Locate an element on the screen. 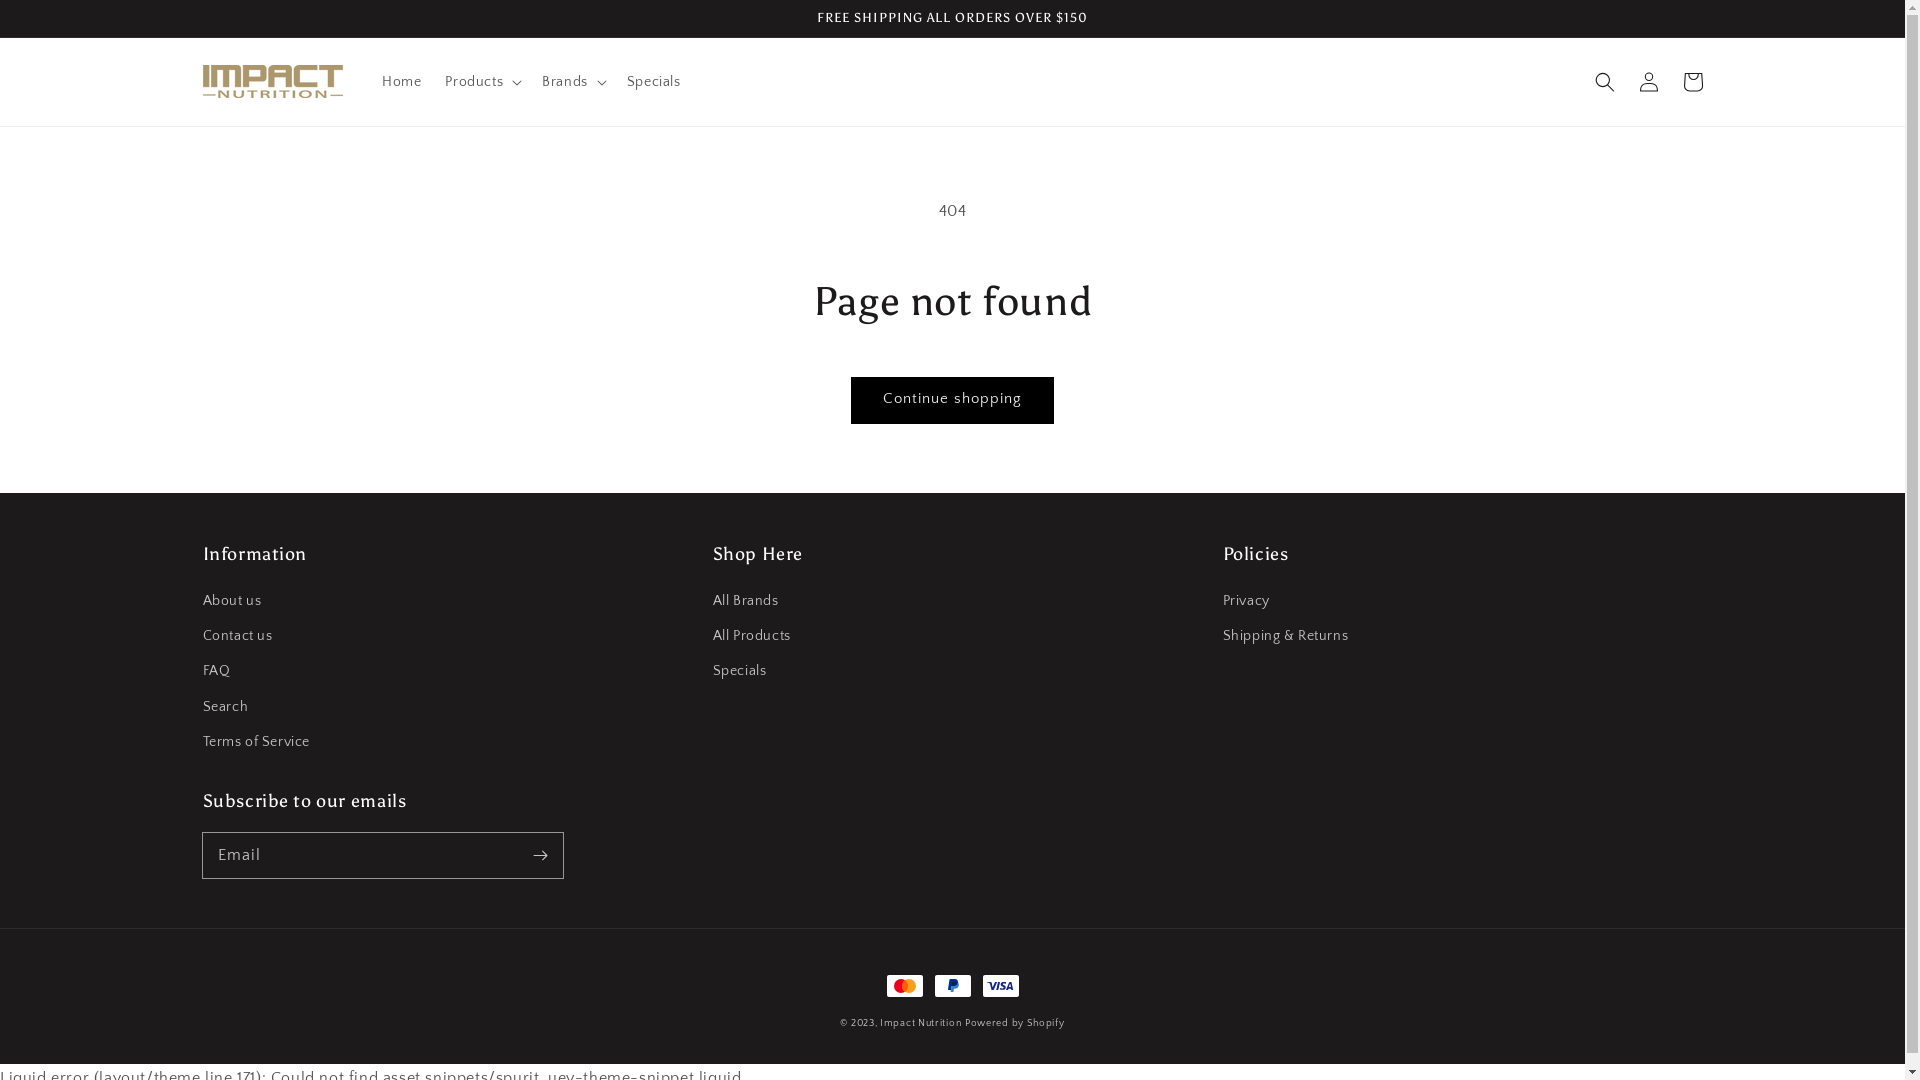 Image resolution: width=1920 pixels, height=1080 pixels. 'Log in' is located at coordinates (1647, 80).